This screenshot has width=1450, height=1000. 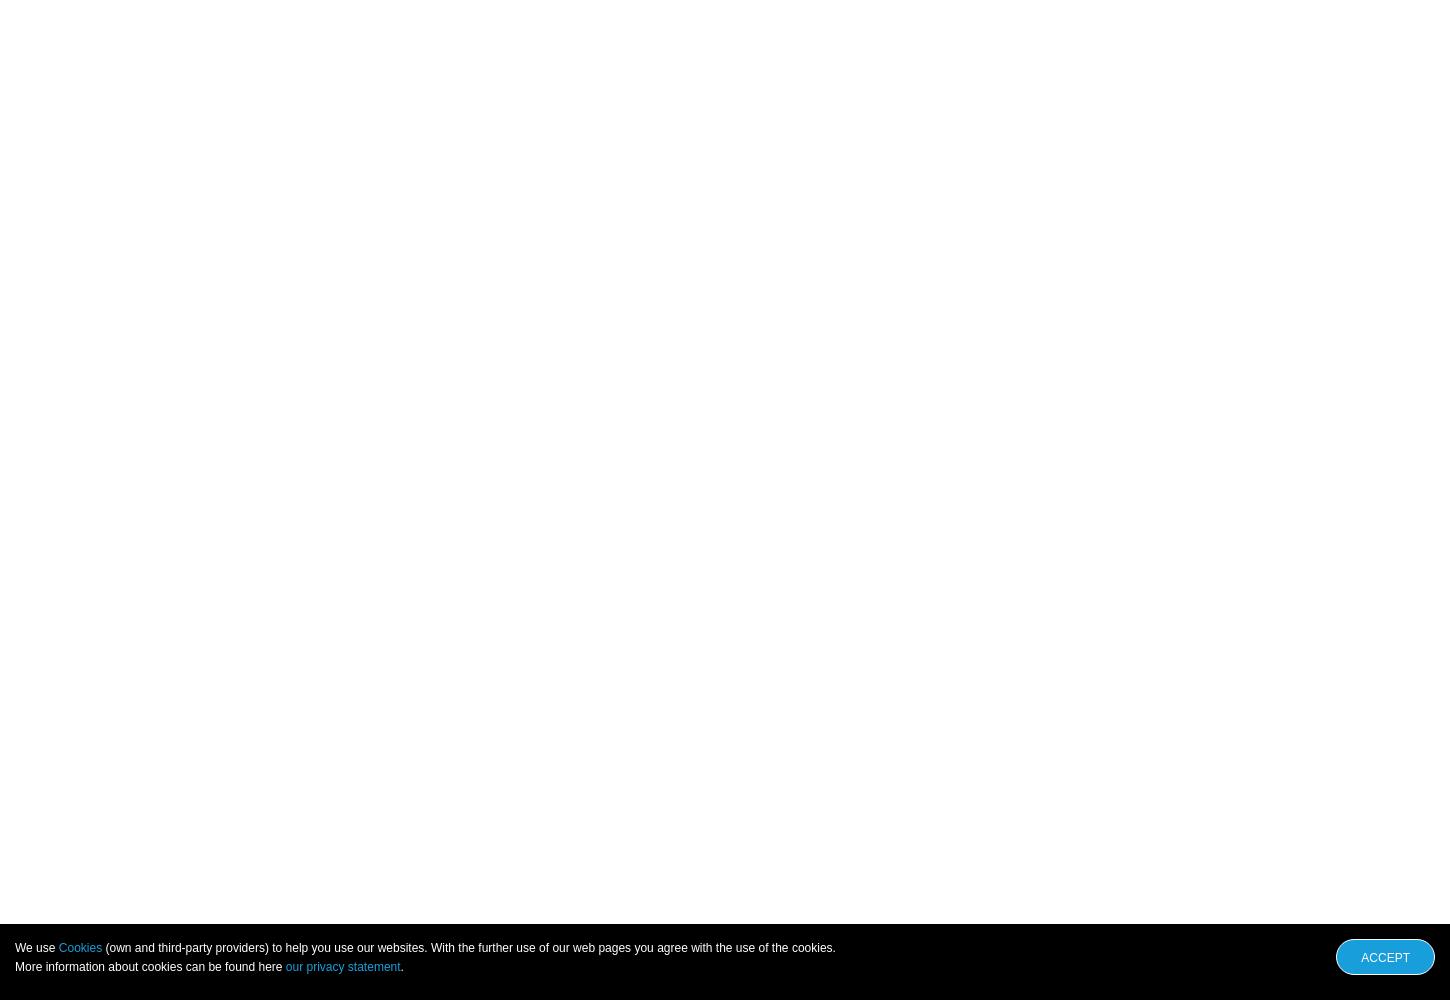 What do you see at coordinates (636, 963) in the screenshot?
I see `'Livecams'` at bounding box center [636, 963].